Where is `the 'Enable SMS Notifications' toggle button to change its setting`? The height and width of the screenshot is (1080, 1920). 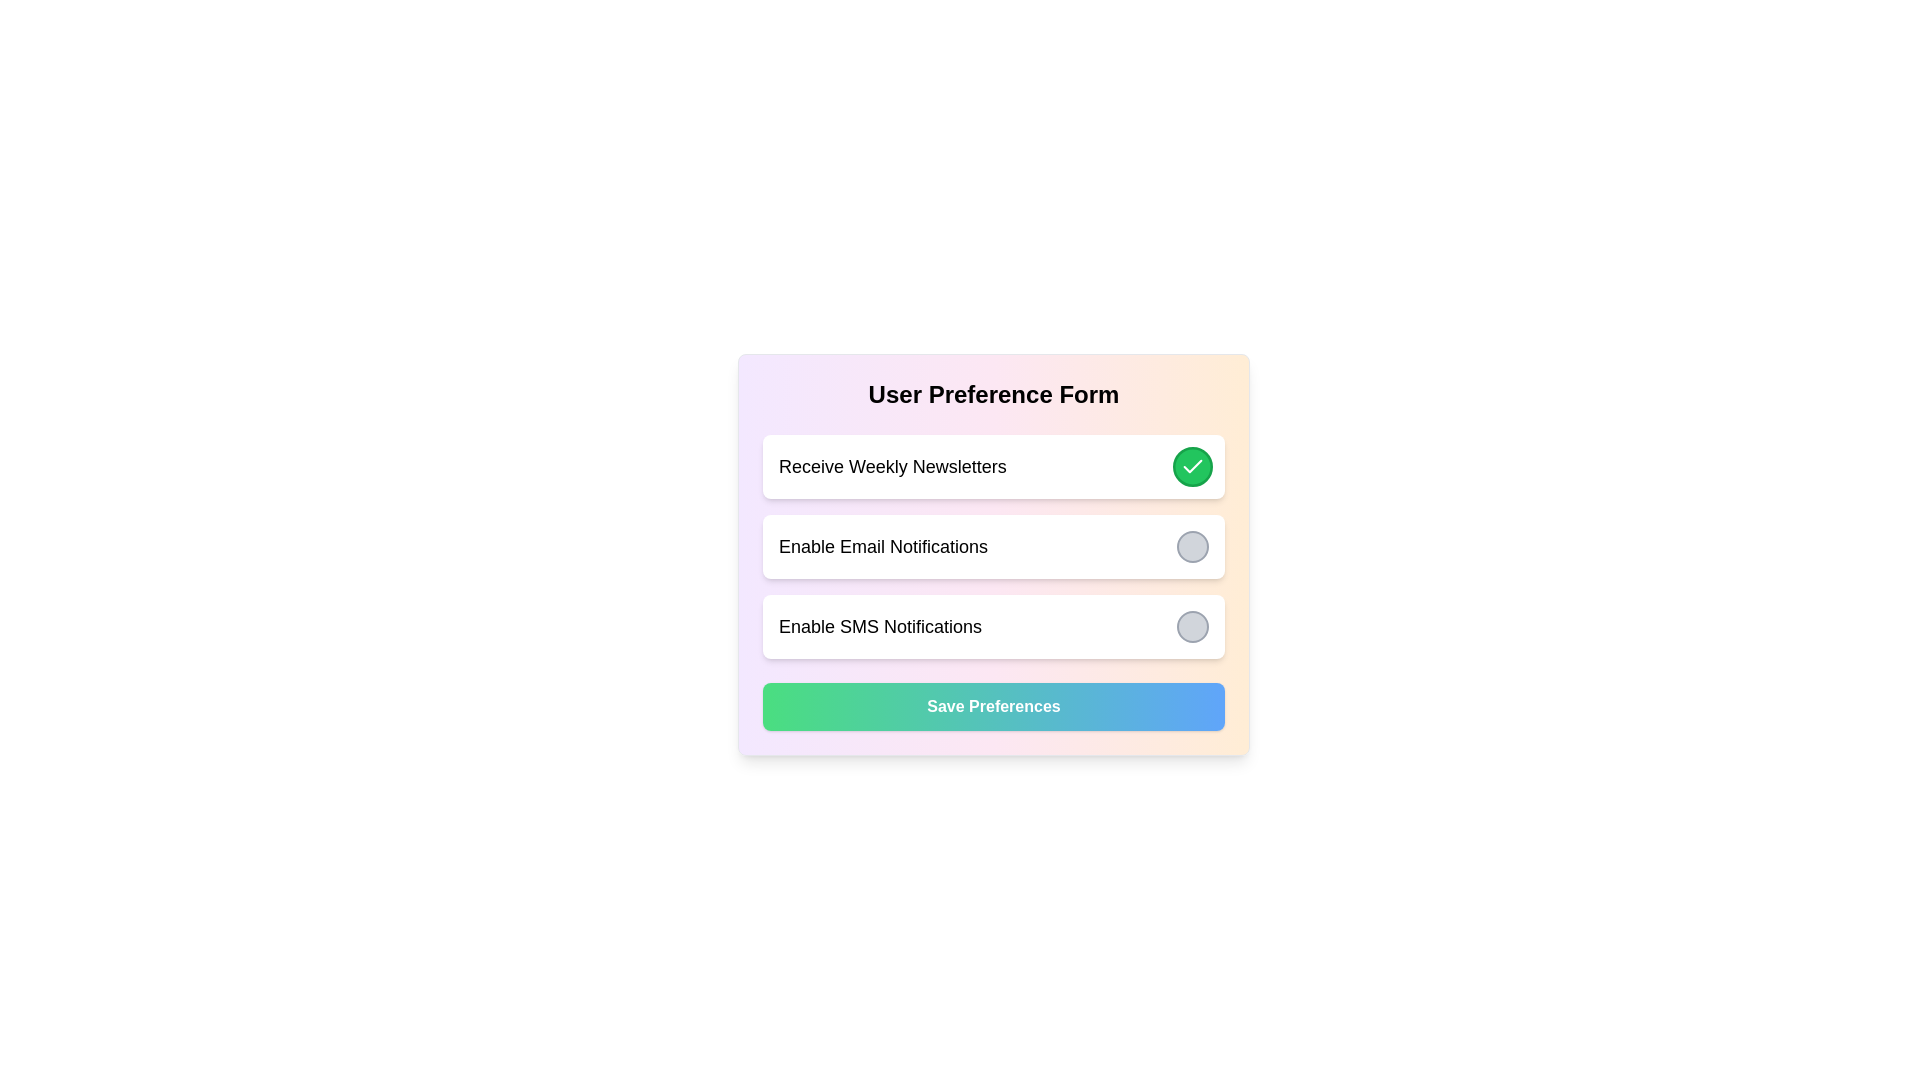 the 'Enable SMS Notifications' toggle button to change its setting is located at coordinates (1193, 626).